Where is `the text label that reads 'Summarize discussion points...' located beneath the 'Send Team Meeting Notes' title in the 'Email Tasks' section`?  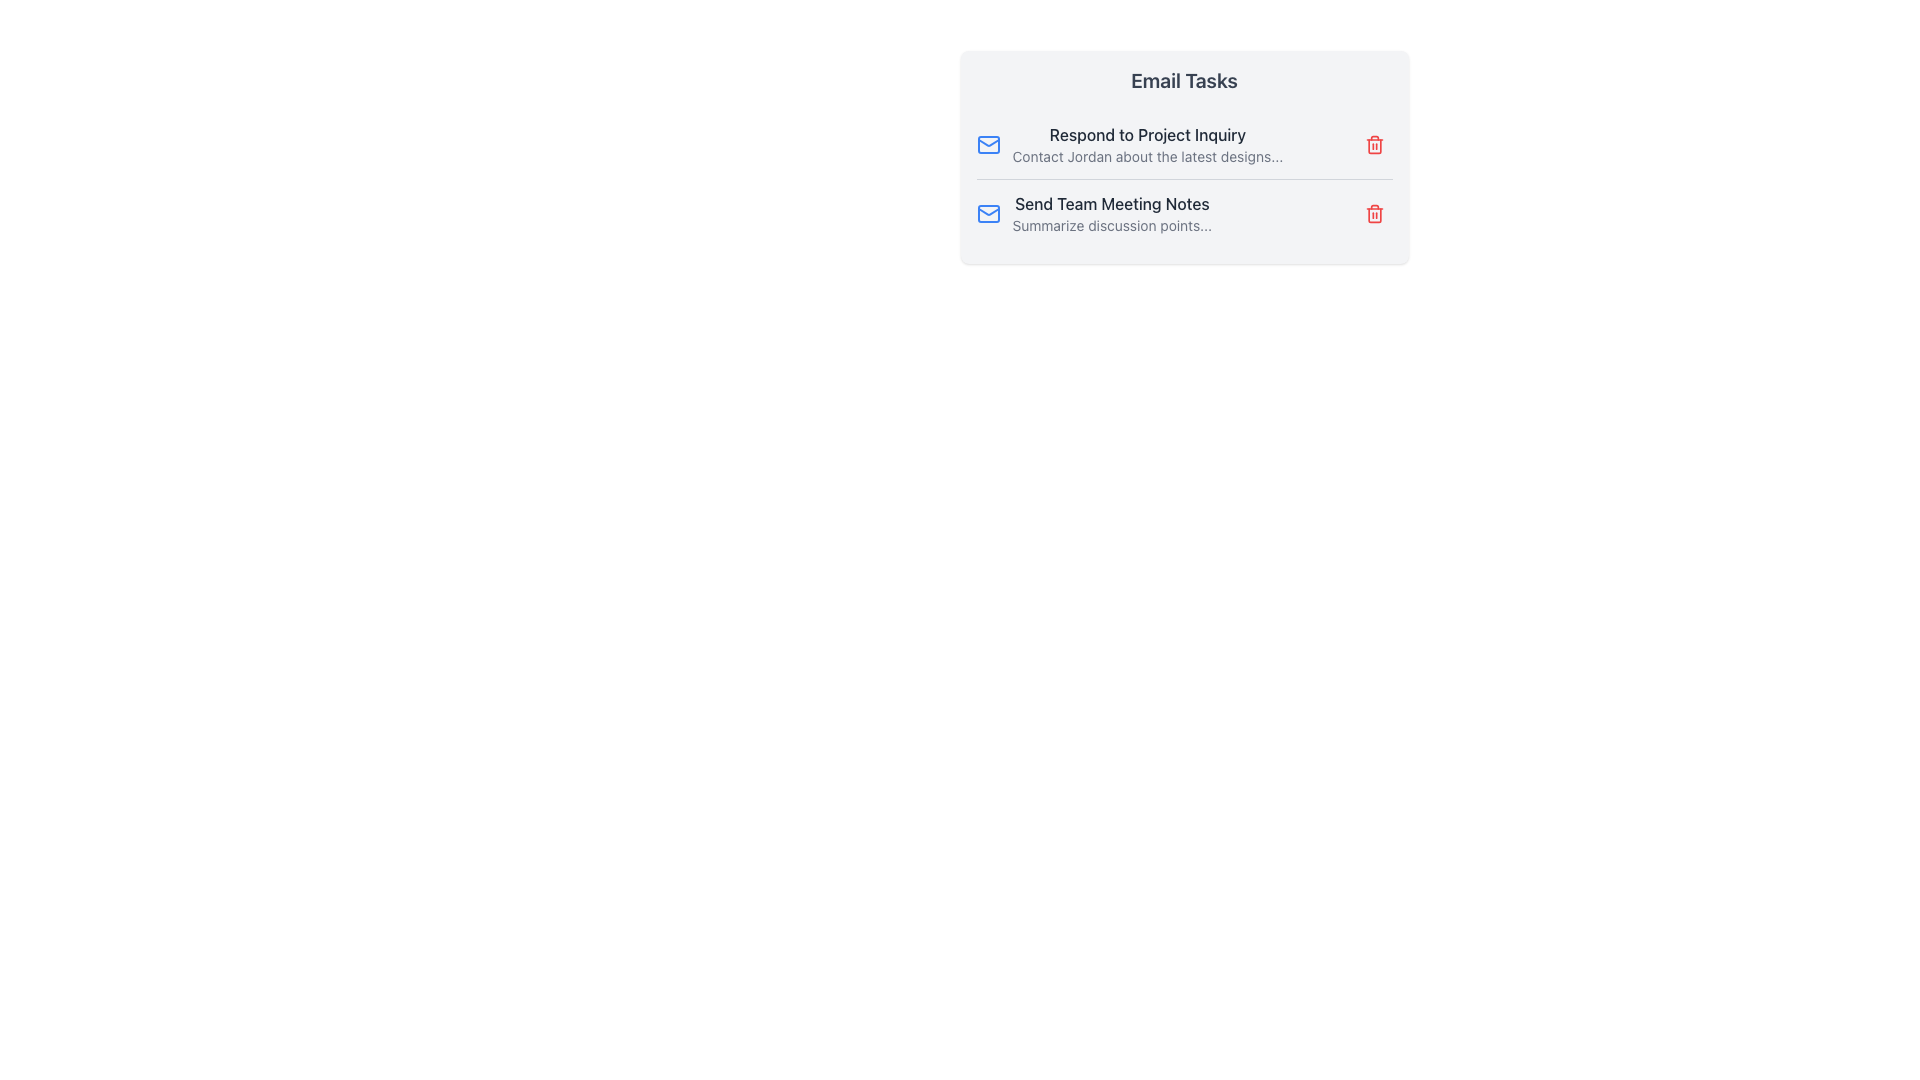
the text label that reads 'Summarize discussion points...' located beneath the 'Send Team Meeting Notes' title in the 'Email Tasks' section is located at coordinates (1111, 225).